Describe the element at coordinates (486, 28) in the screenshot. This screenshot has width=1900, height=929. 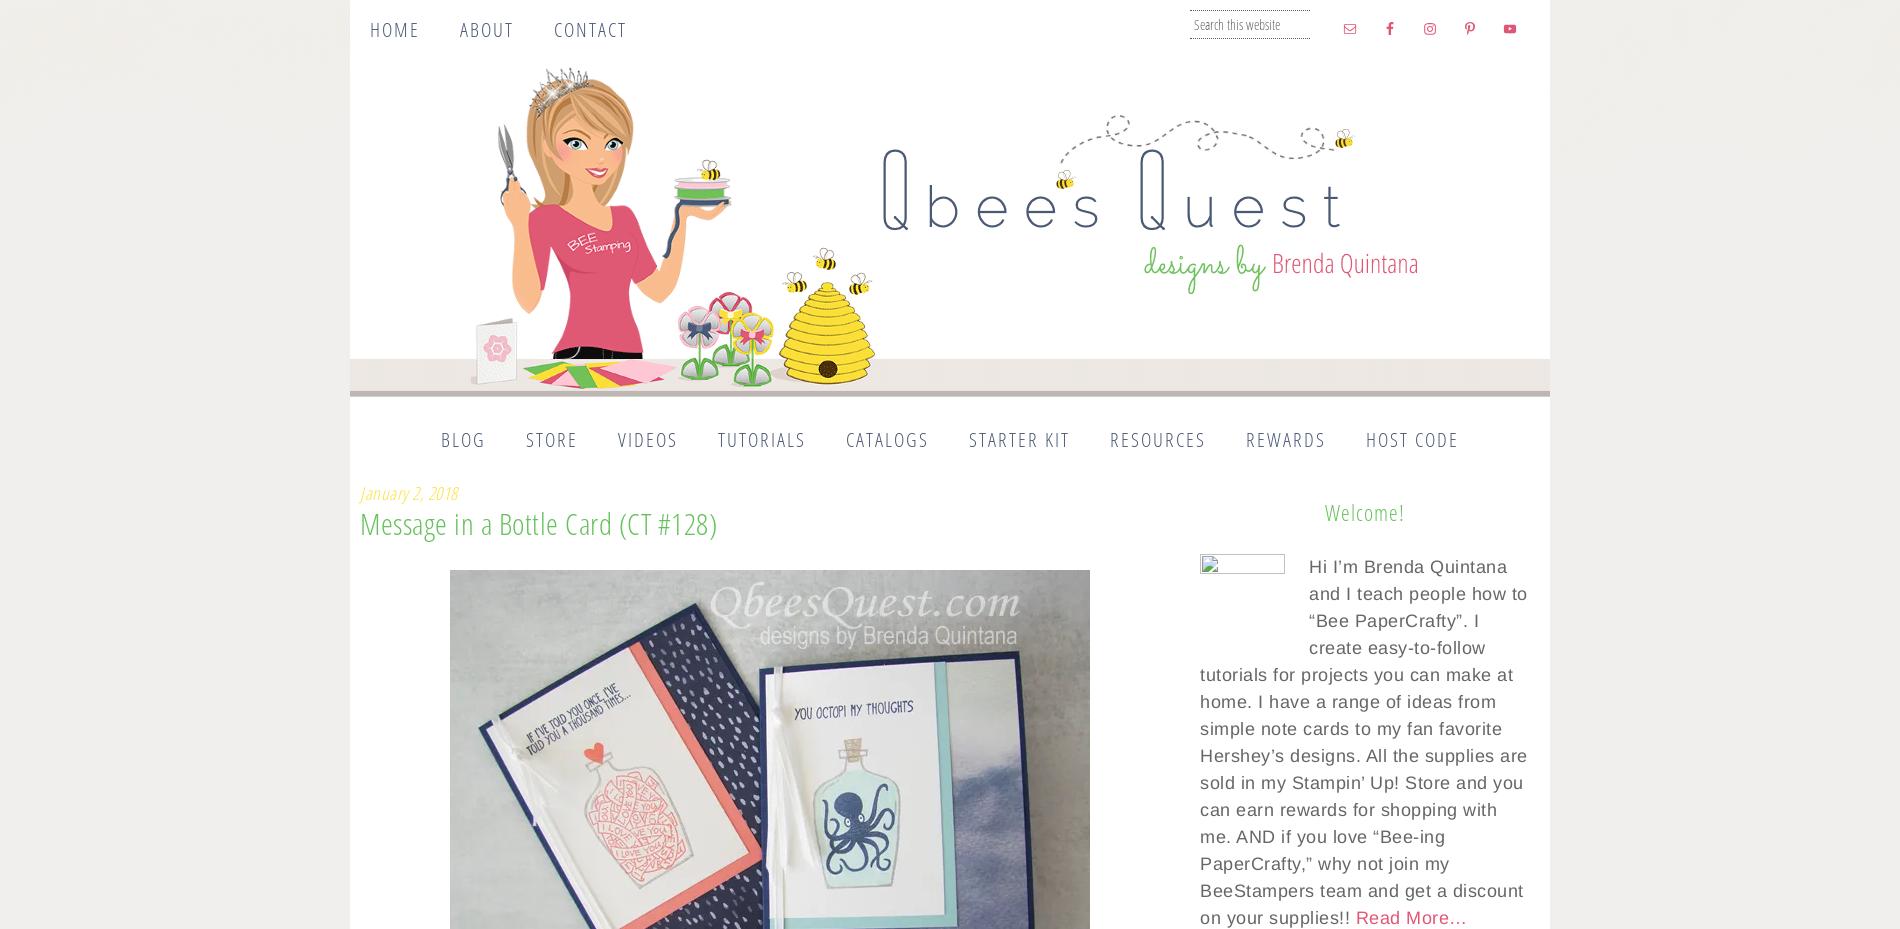
I see `'About'` at that location.